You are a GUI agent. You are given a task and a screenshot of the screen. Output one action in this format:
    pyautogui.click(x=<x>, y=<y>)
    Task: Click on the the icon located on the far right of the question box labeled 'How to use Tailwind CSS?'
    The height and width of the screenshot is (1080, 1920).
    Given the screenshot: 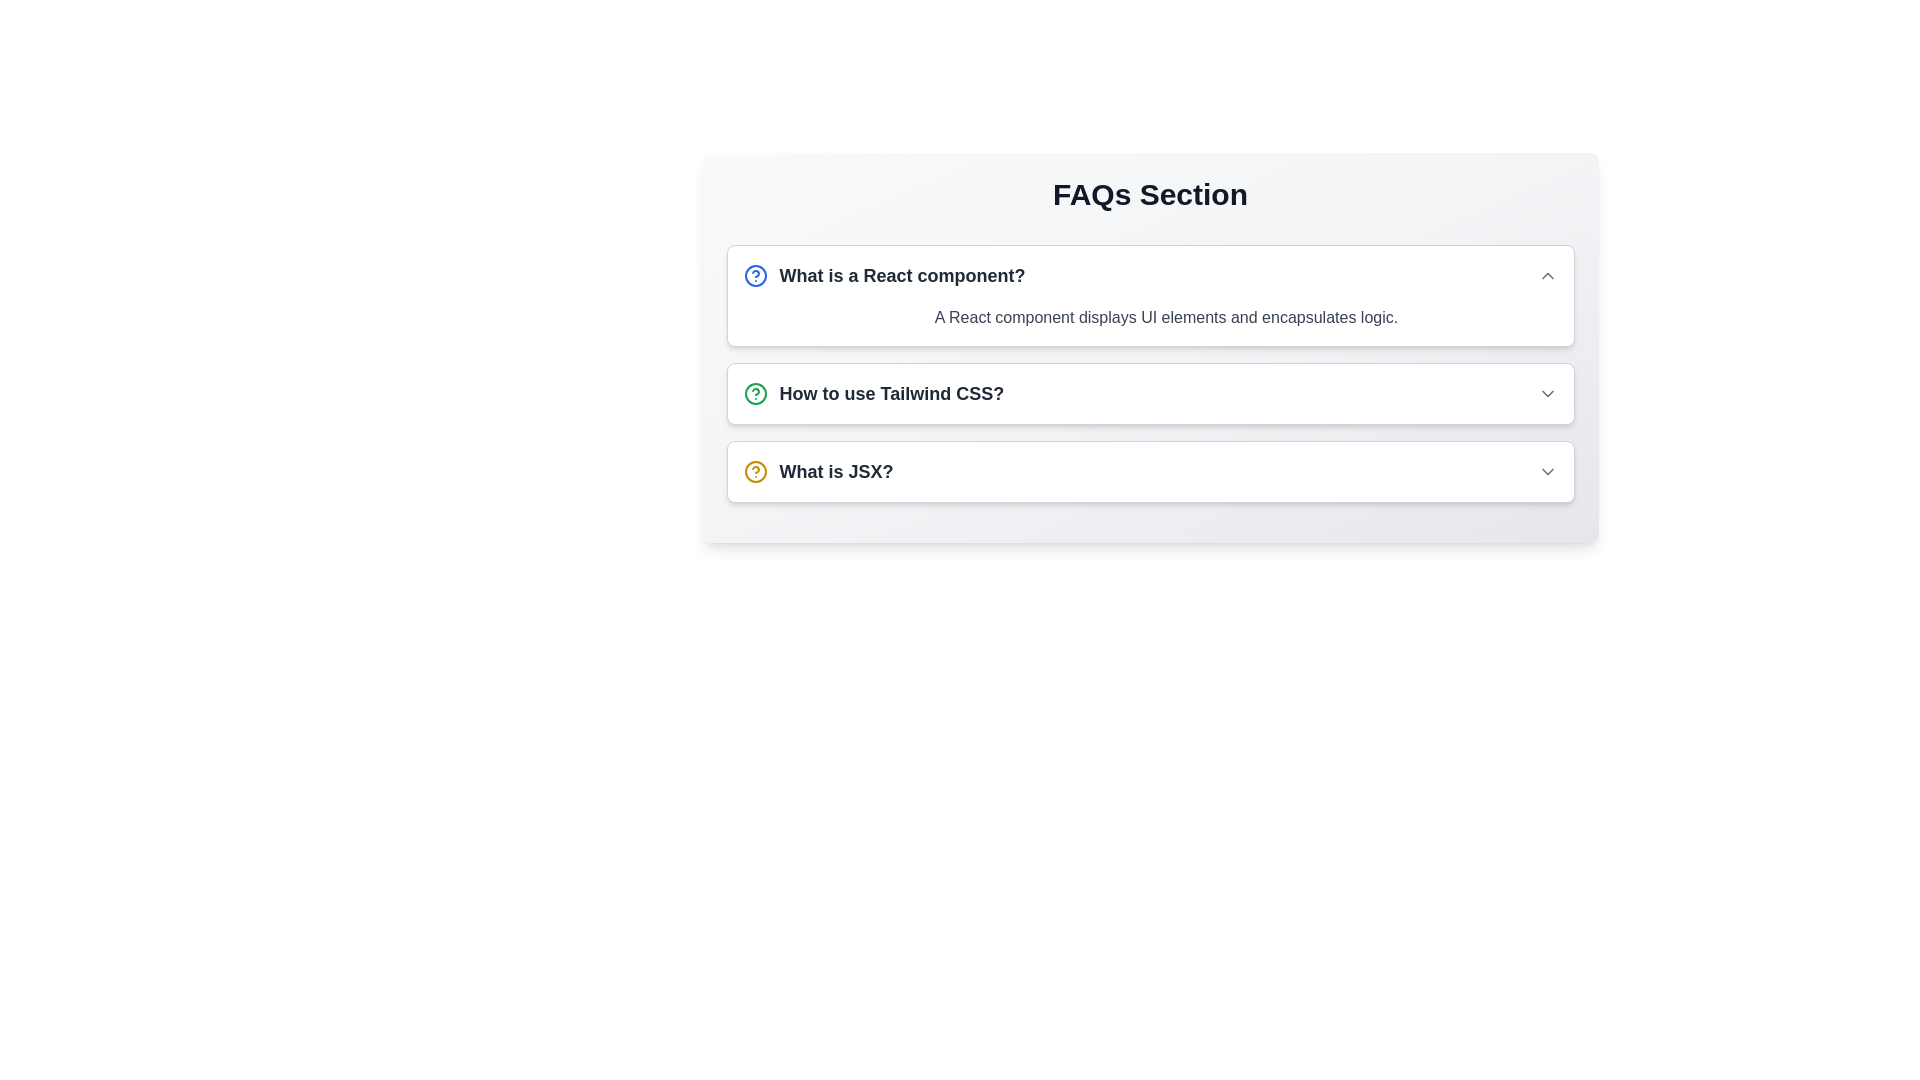 What is the action you would take?
    pyautogui.click(x=1546, y=393)
    